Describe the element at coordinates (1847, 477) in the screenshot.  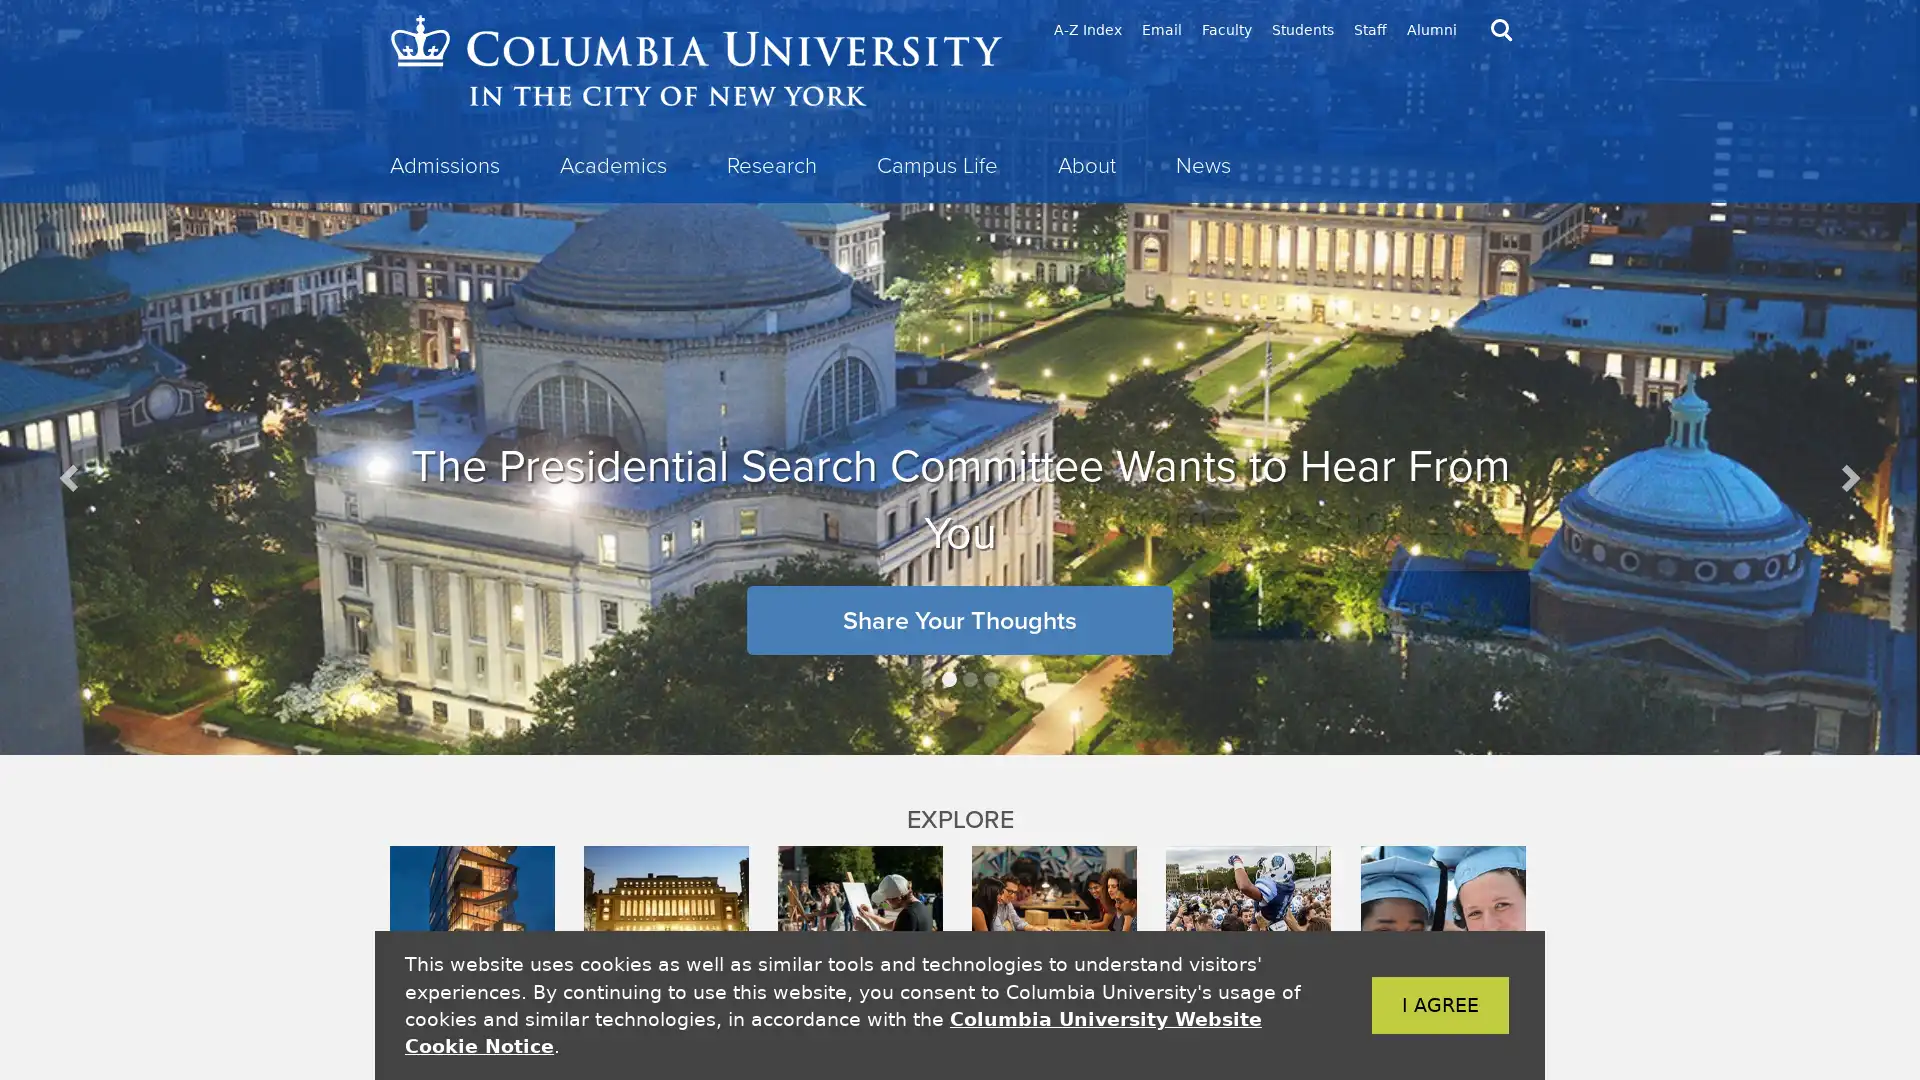
I see `Next` at that location.